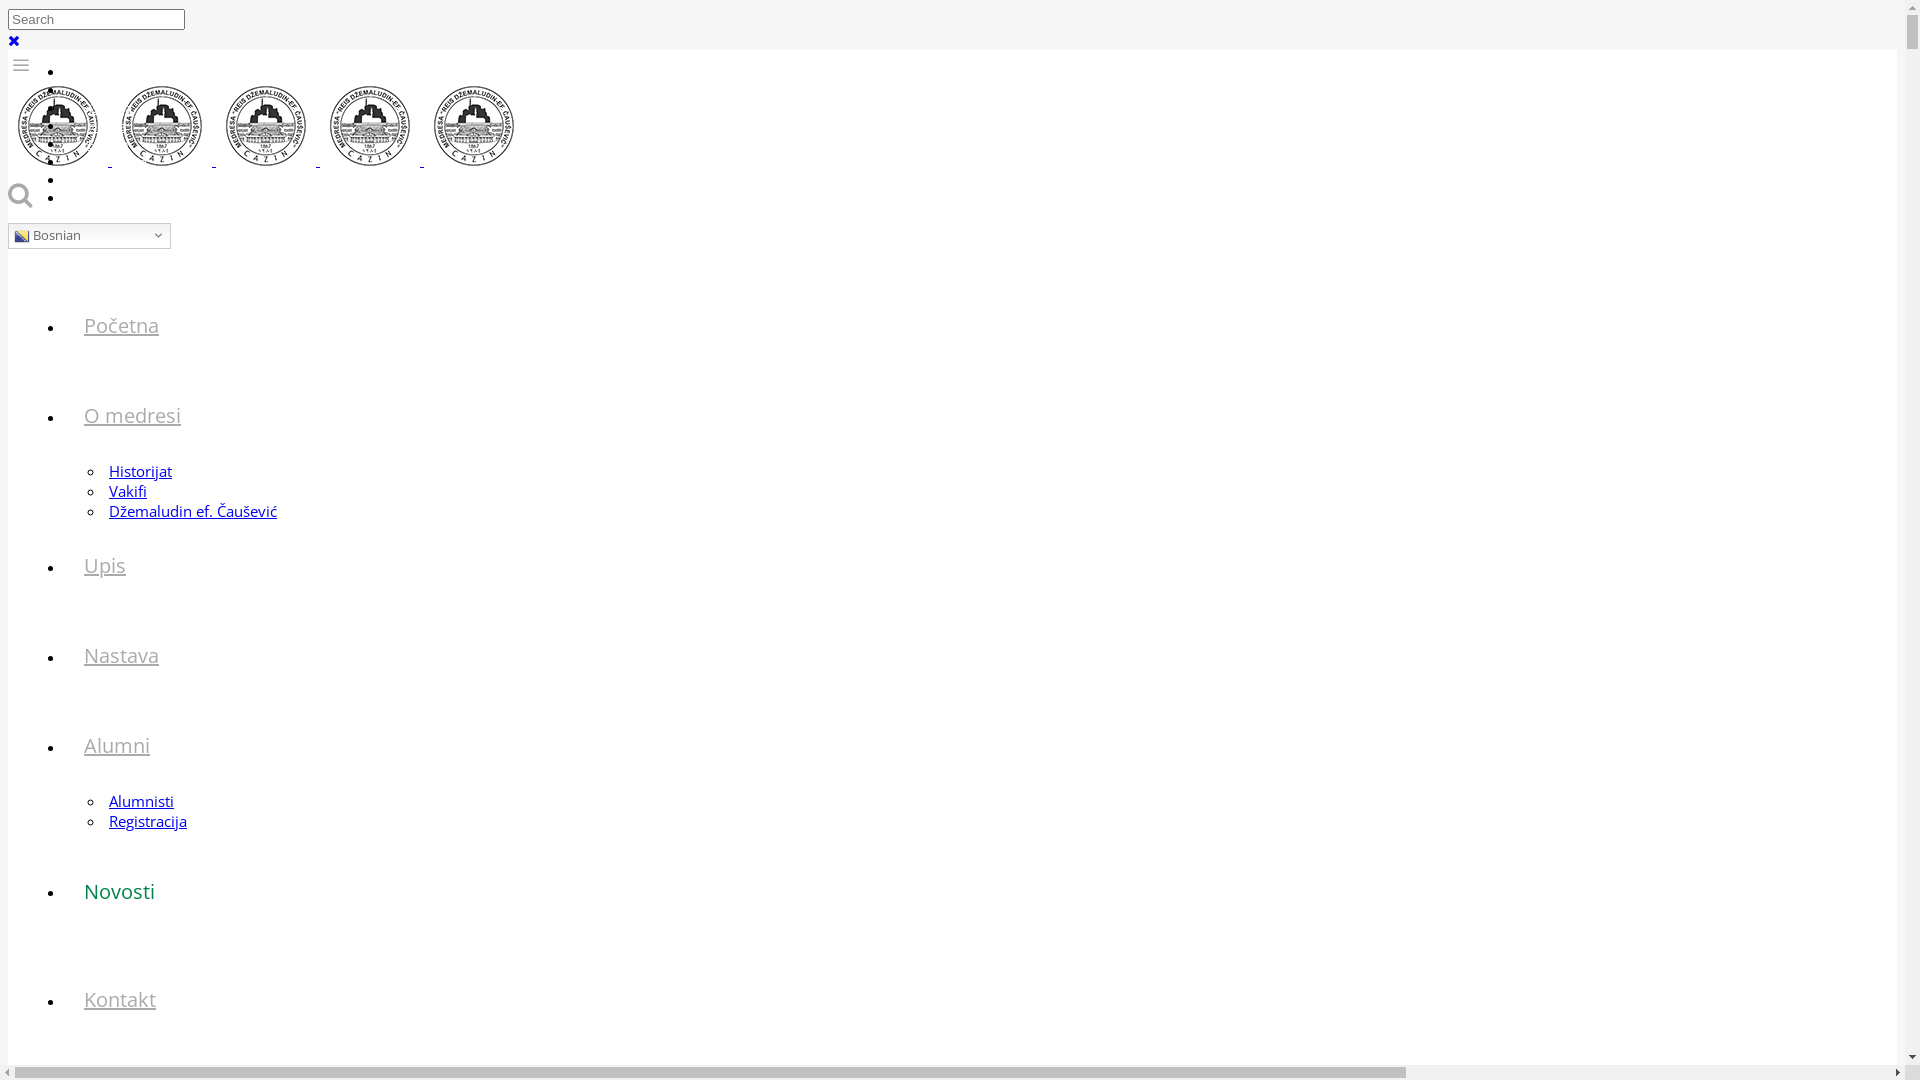  What do you see at coordinates (140, 800) in the screenshot?
I see `'Alumnisti'` at bounding box center [140, 800].